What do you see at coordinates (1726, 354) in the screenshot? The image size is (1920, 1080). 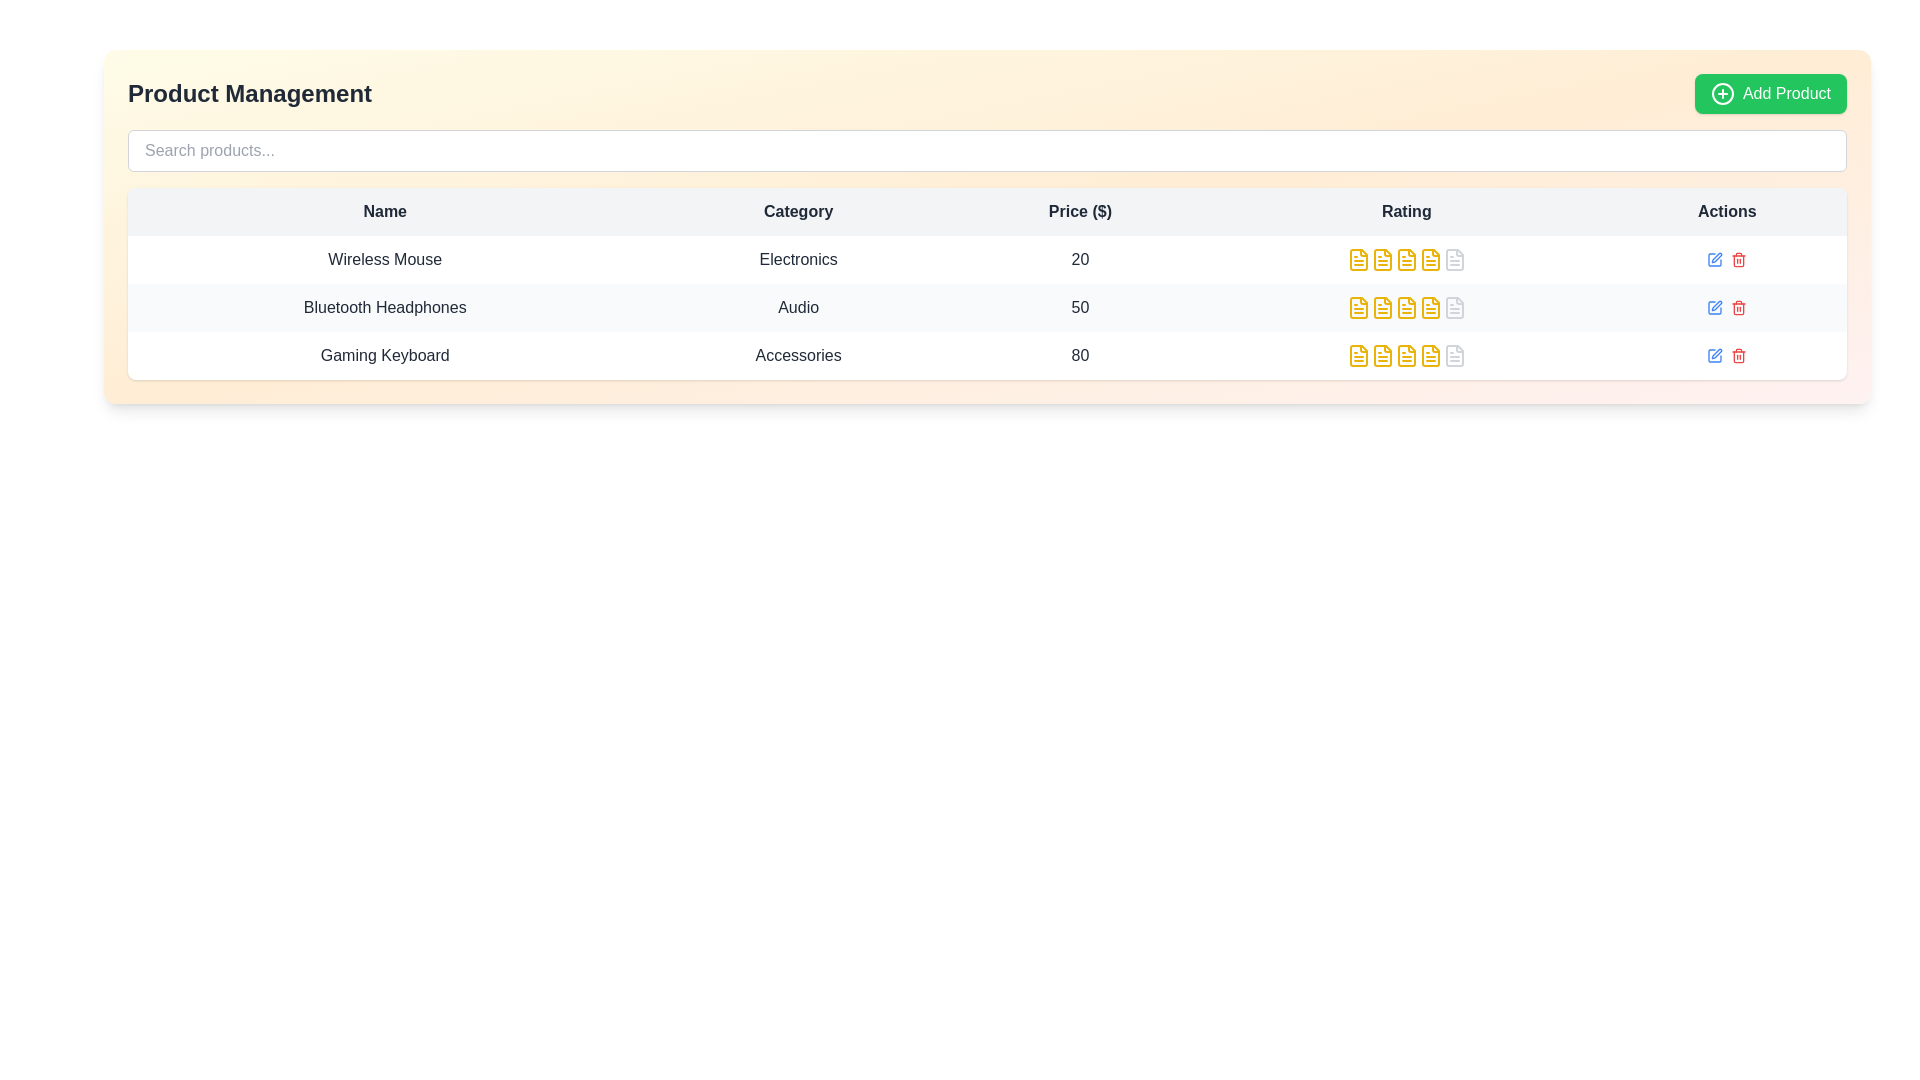 I see `the group of interactive icons in the Actions column for the 'Gaming Keyboard' entry` at bounding box center [1726, 354].